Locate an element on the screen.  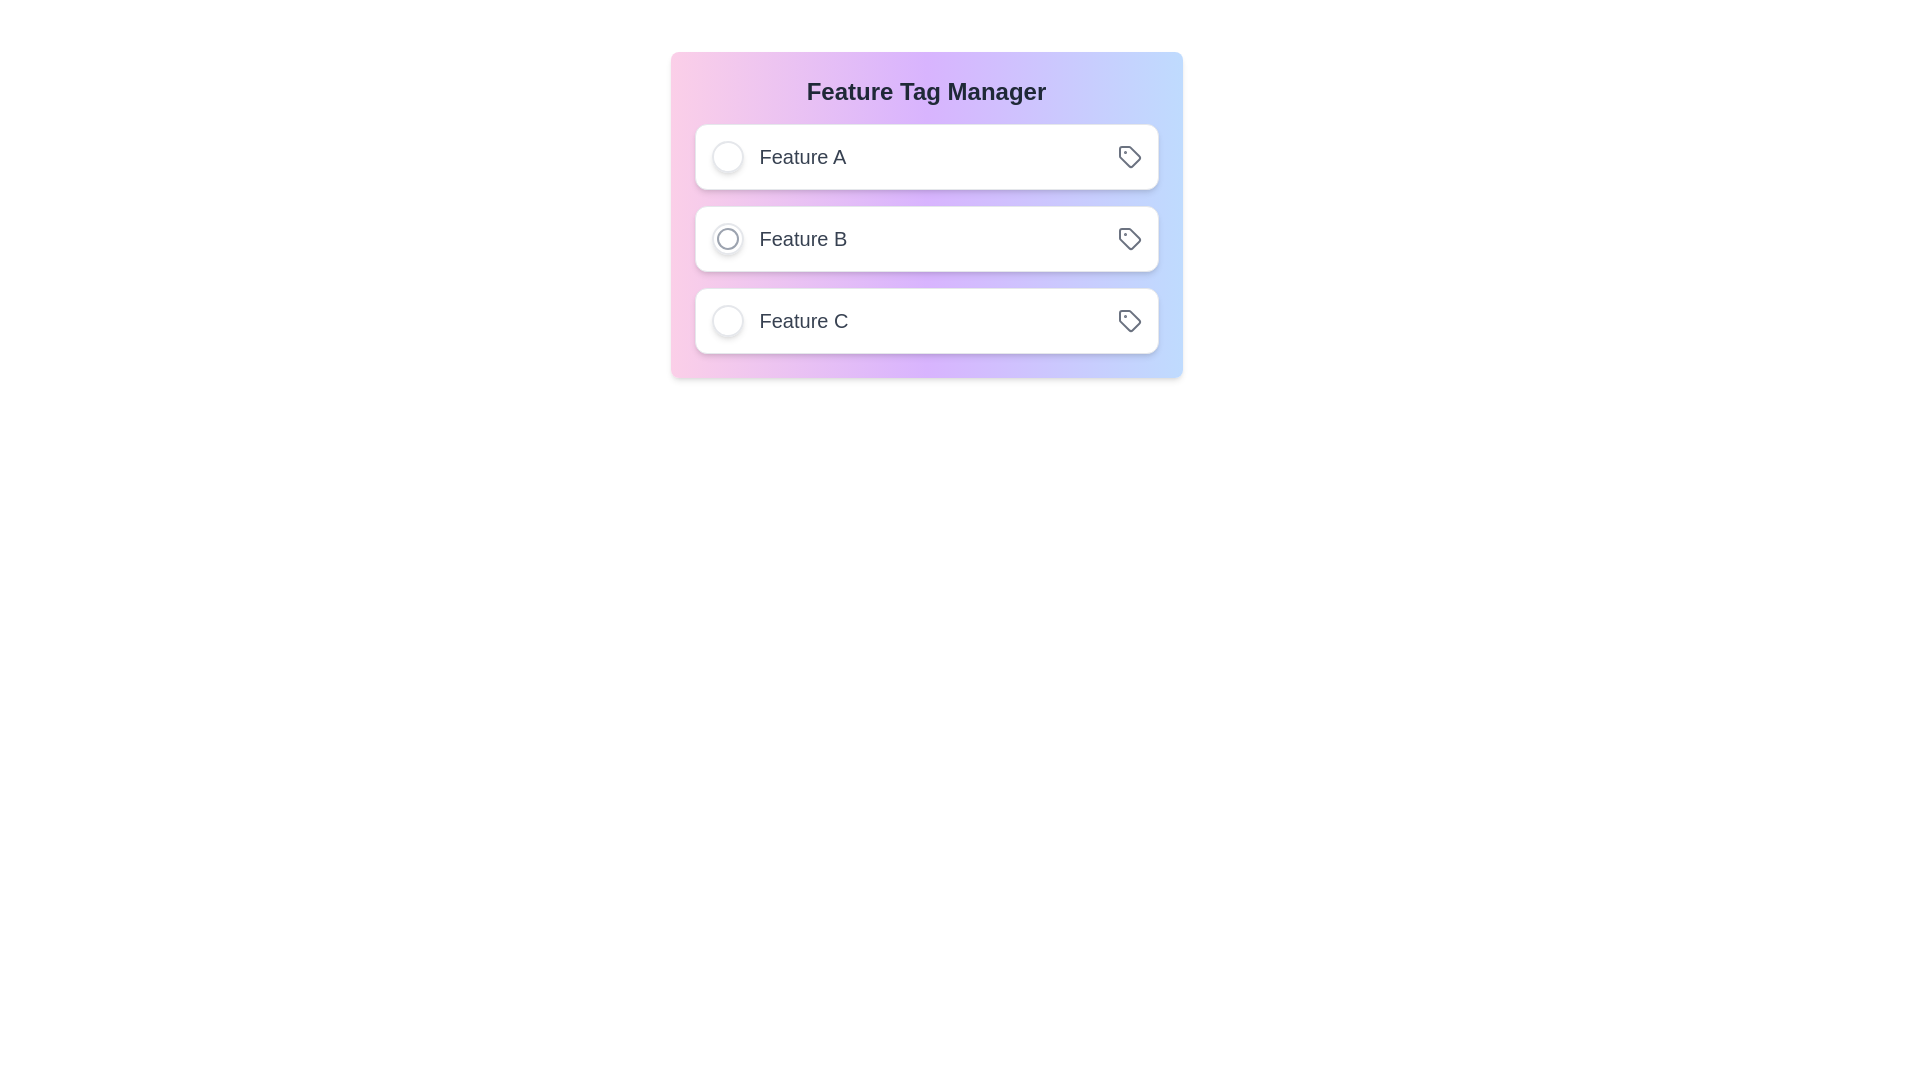
the tag-like button with a gray color that scales slightly when hovered, located to the far-right of 'Feature C' is located at coordinates (1129, 319).